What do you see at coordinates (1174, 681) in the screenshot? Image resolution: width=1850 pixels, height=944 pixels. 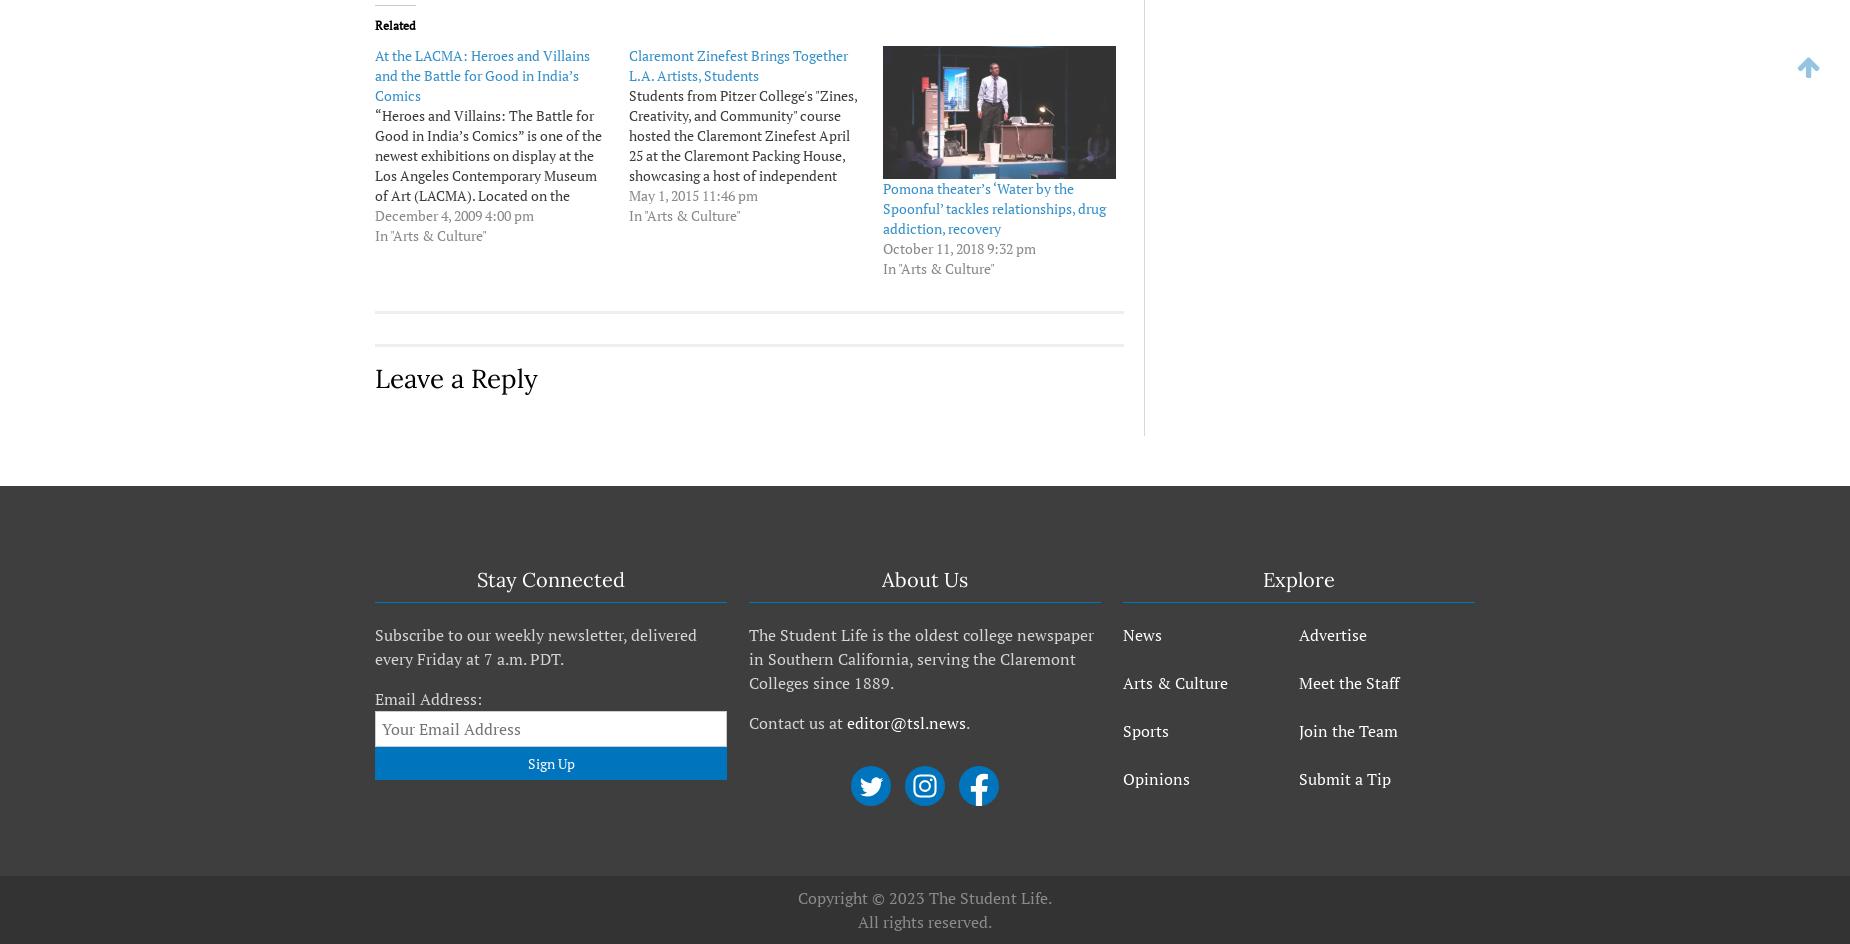 I see `'Arts & Culture'` at bounding box center [1174, 681].